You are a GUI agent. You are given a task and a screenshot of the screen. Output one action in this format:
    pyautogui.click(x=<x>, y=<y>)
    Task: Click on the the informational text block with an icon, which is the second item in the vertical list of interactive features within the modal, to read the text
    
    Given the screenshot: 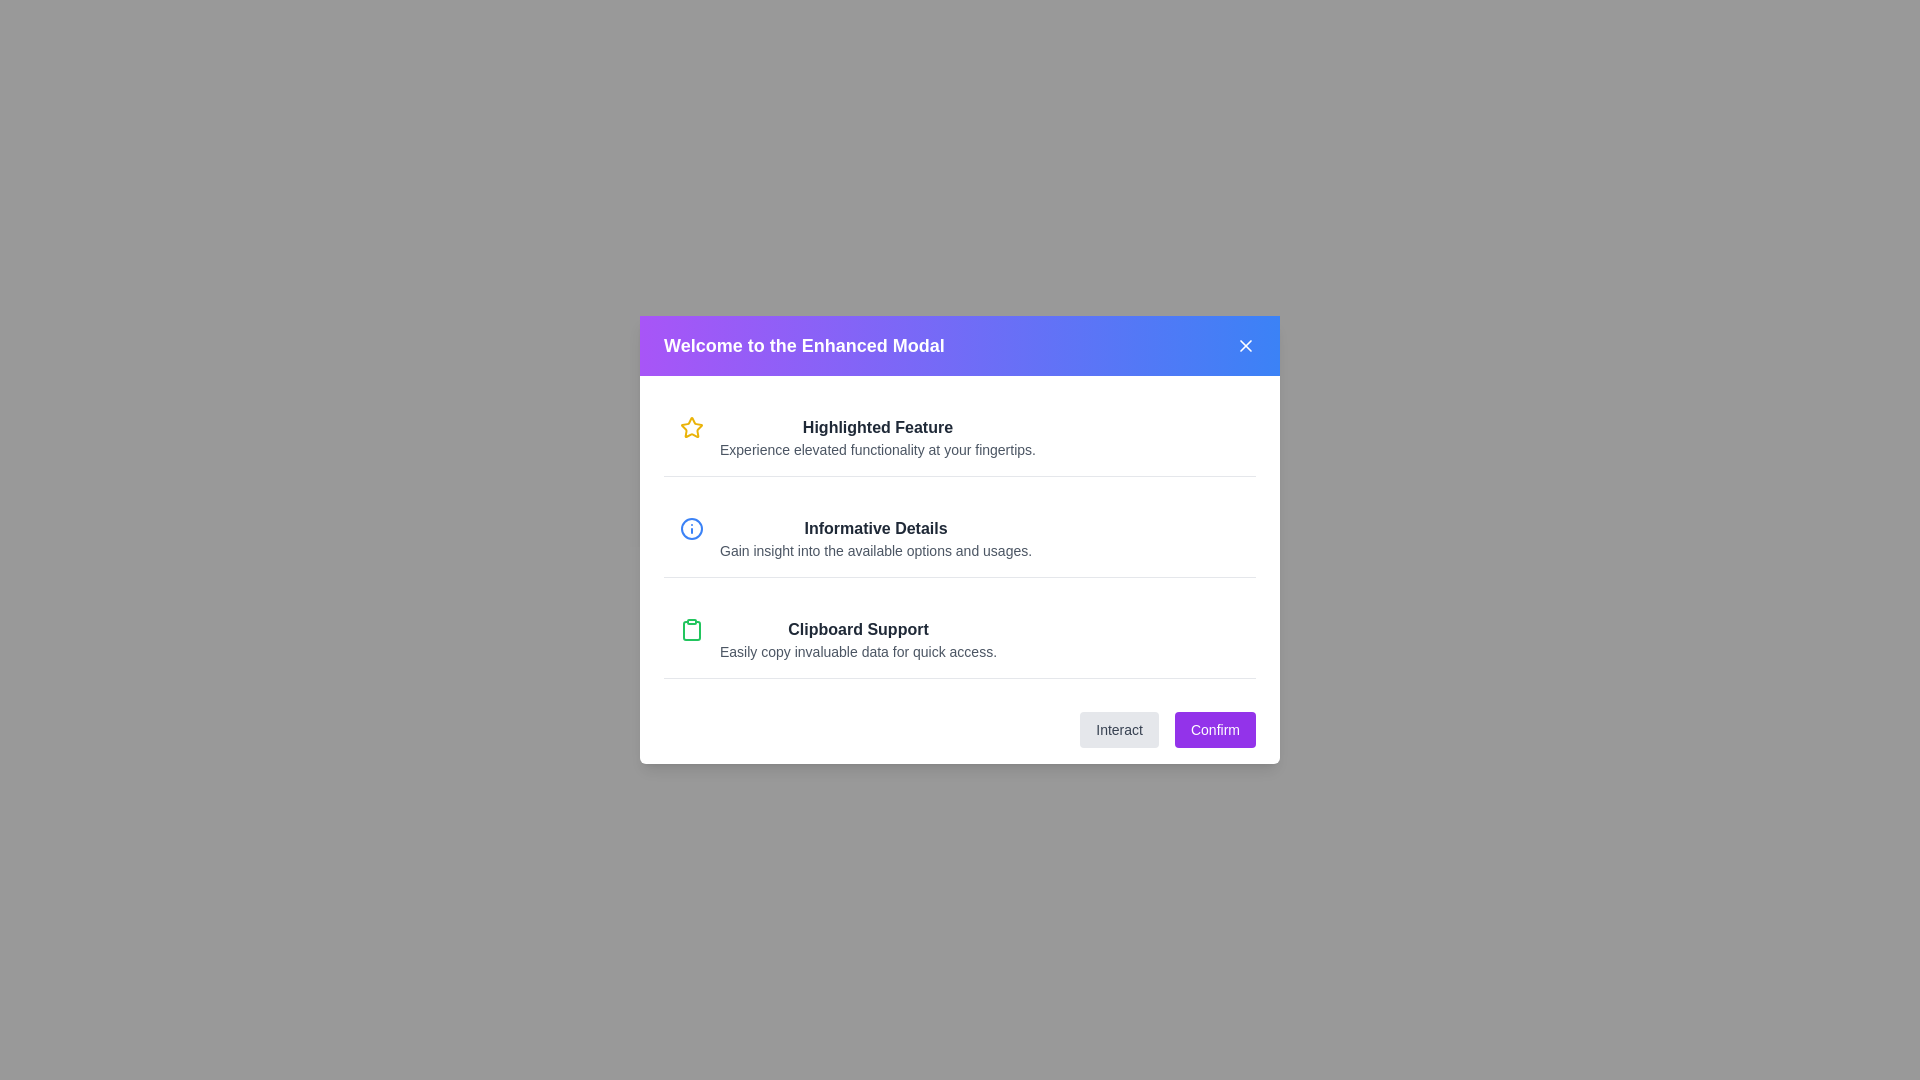 What is the action you would take?
    pyautogui.click(x=960, y=538)
    